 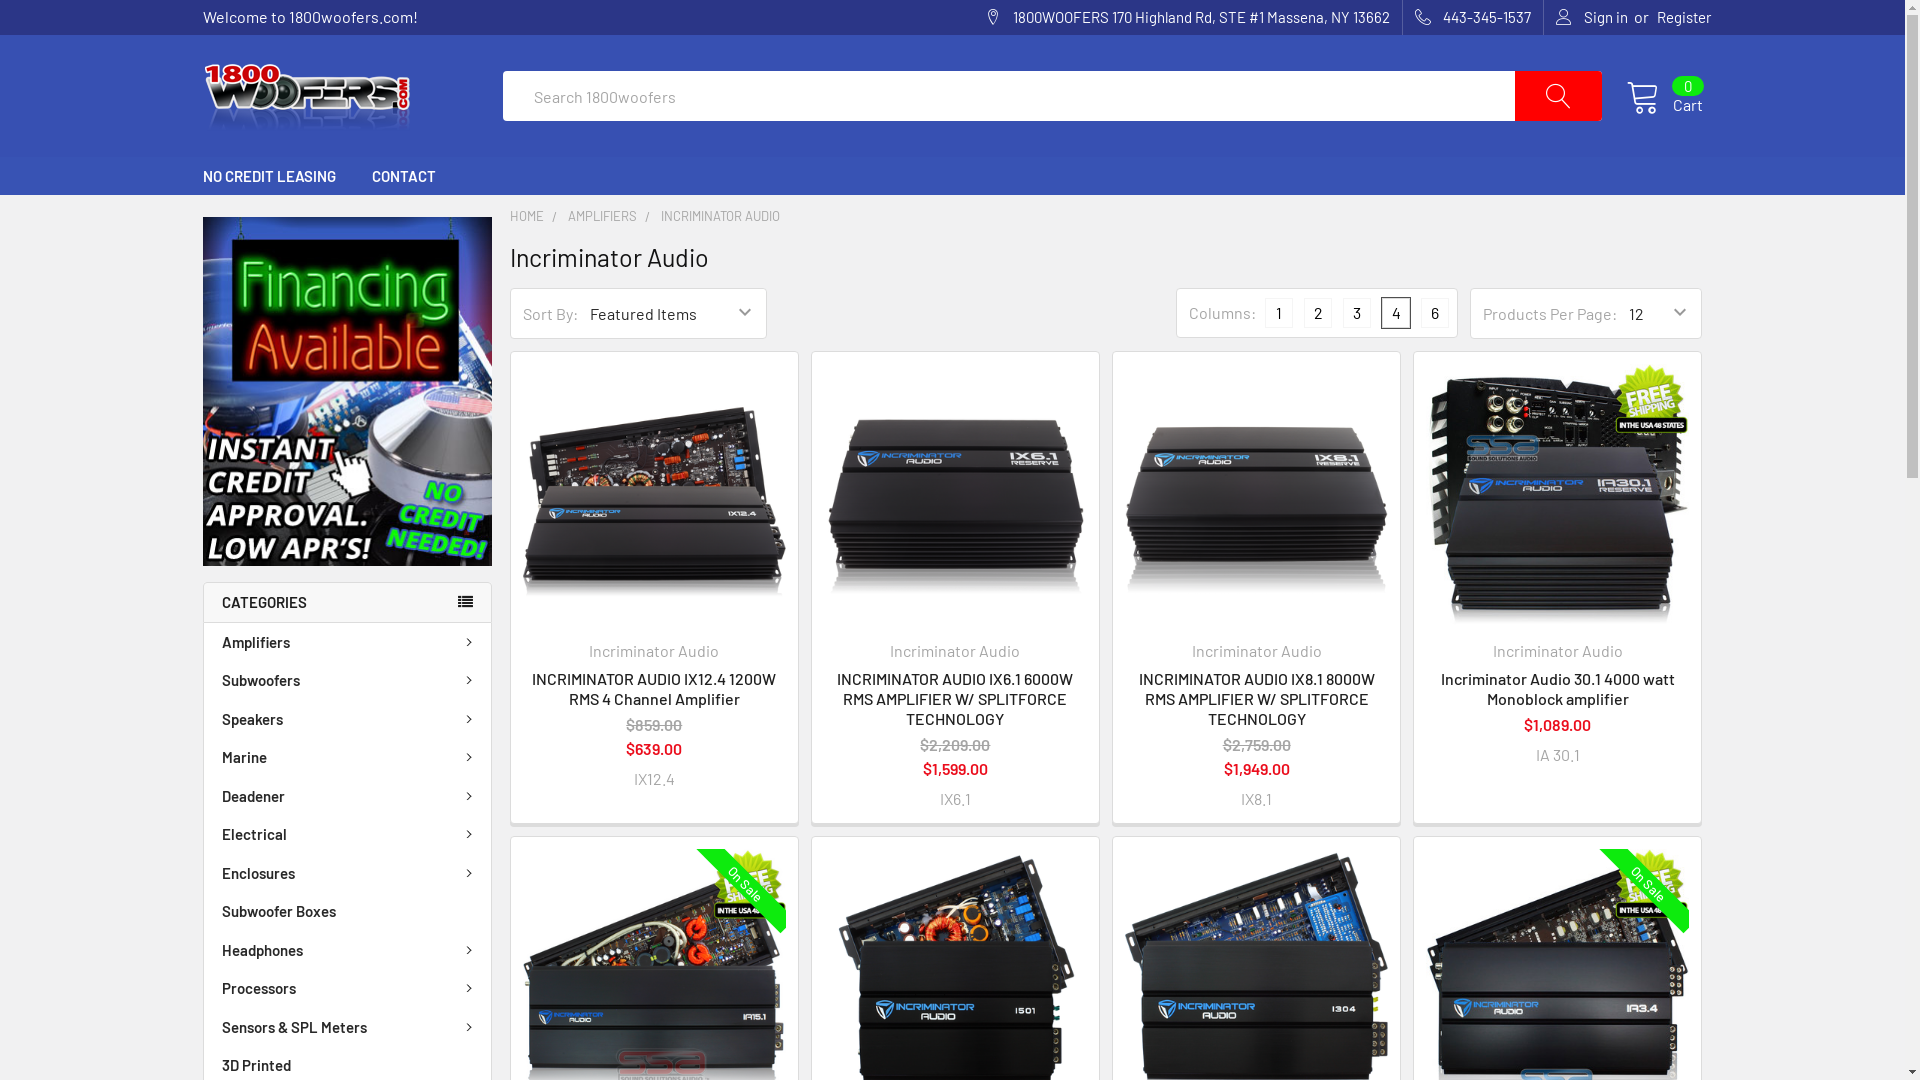 I want to click on 'Incriminator Audio 30.1 4000 watt Monoblock amplifier', so click(x=1556, y=495).